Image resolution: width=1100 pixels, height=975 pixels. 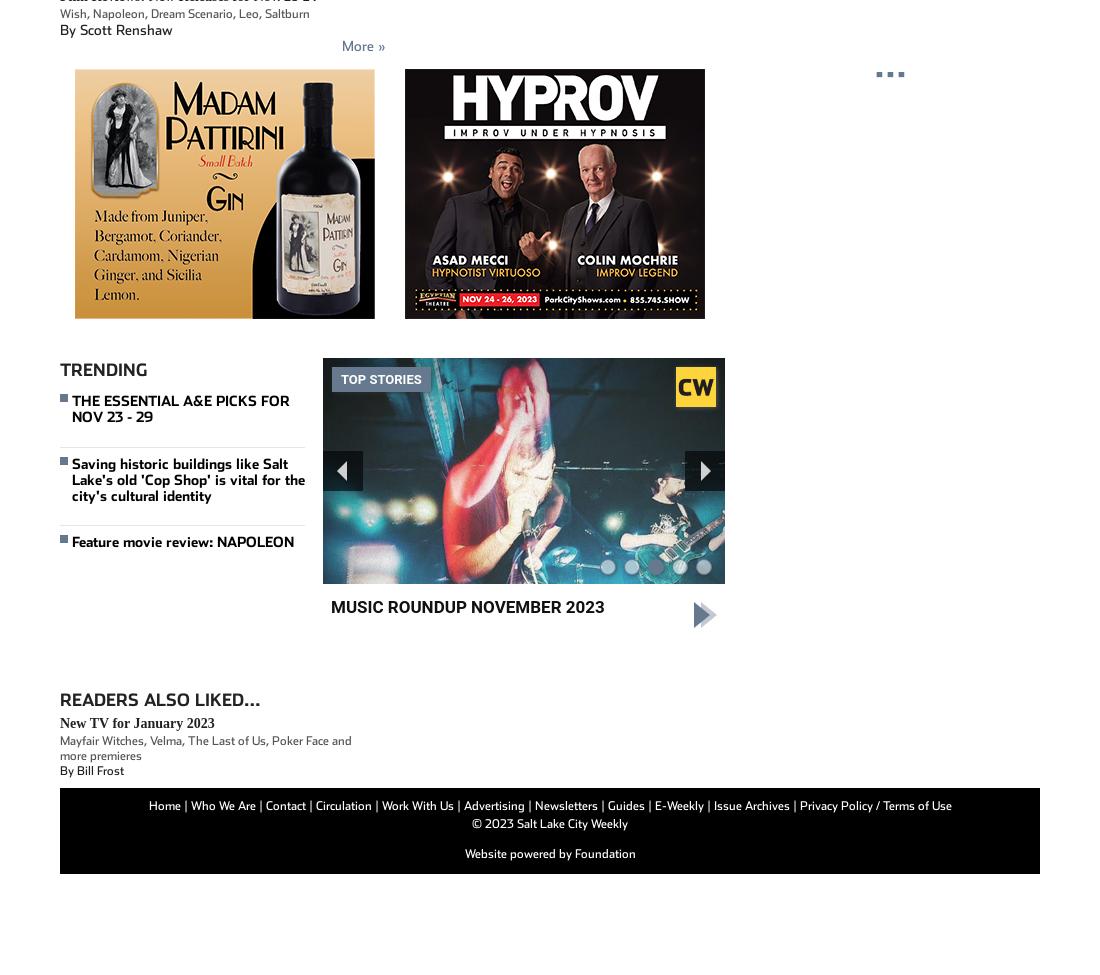 What do you see at coordinates (314, 805) in the screenshot?
I see `'Circulation'` at bounding box center [314, 805].